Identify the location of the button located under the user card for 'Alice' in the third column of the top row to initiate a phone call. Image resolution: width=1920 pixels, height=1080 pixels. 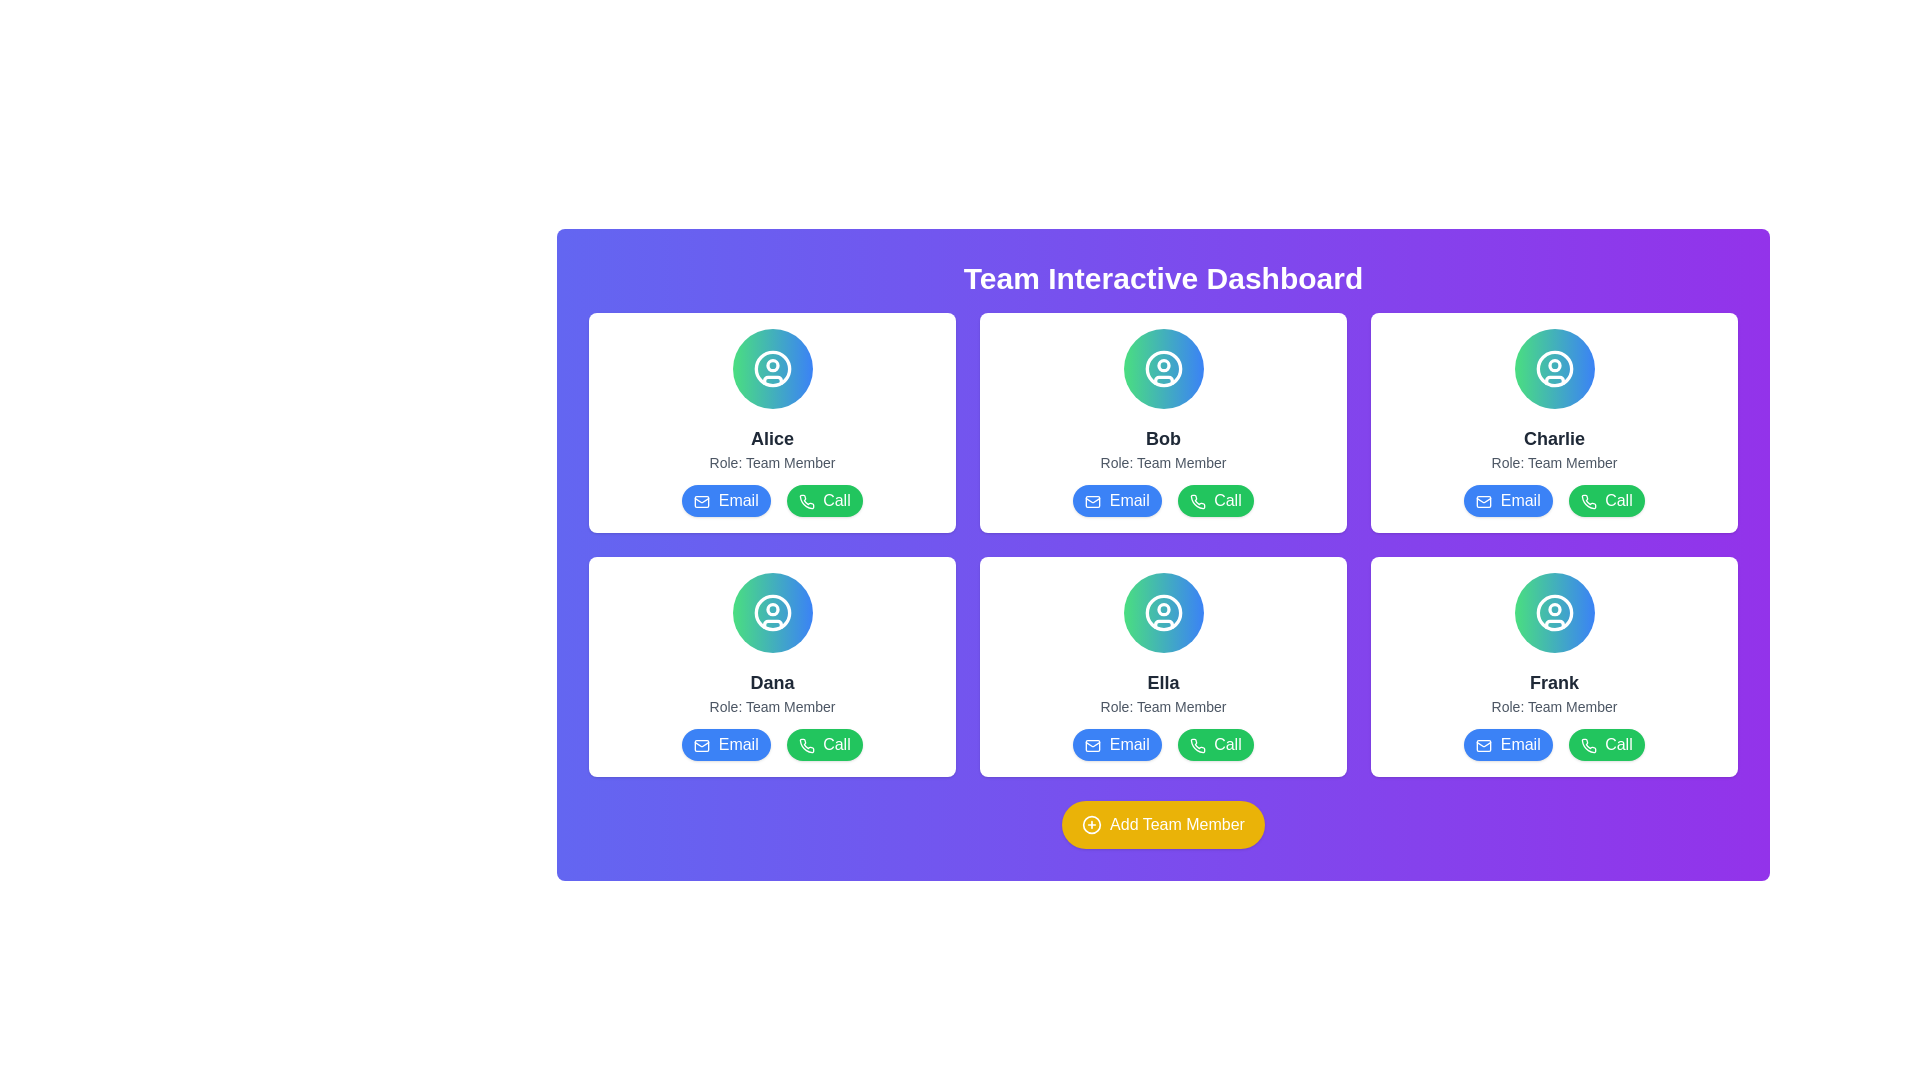
(806, 500).